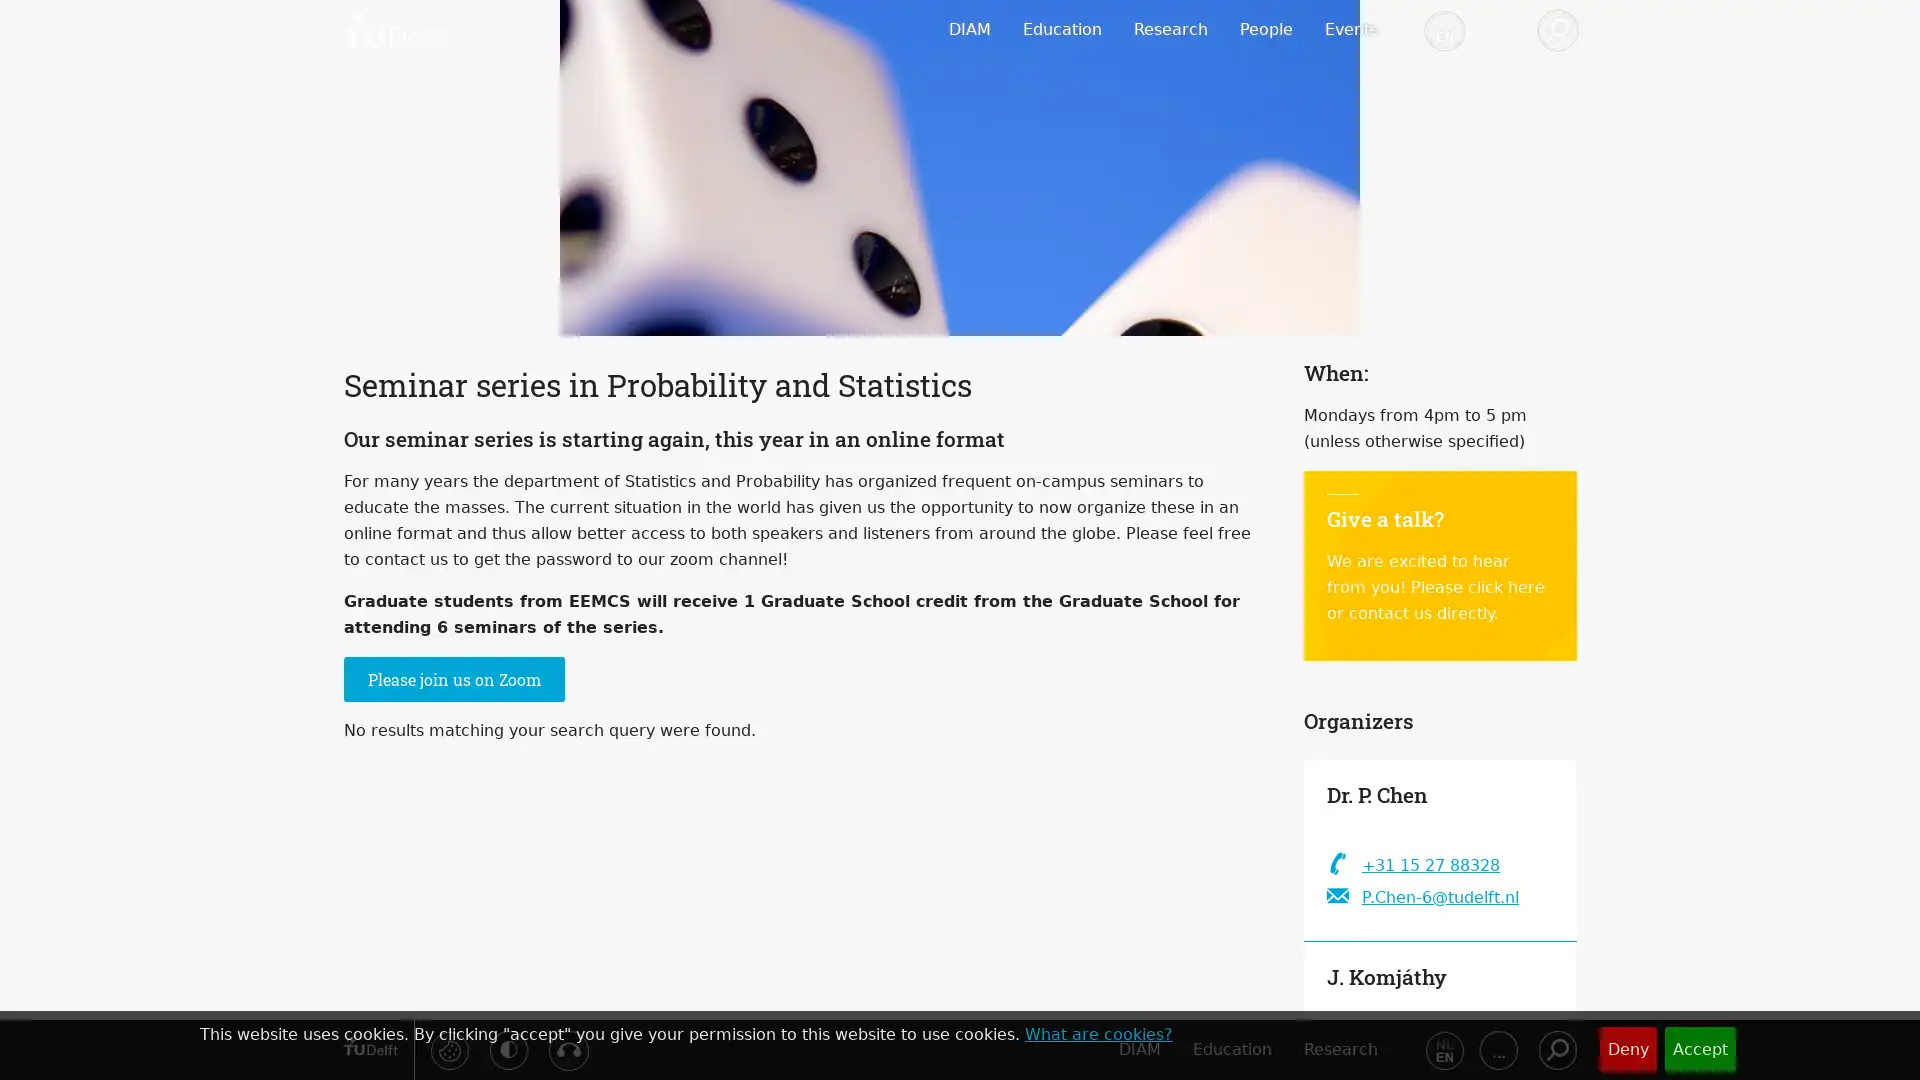 The image size is (1920, 1080). I want to click on Luister met de ReachDeck-werkbalk, so click(566, 1049).